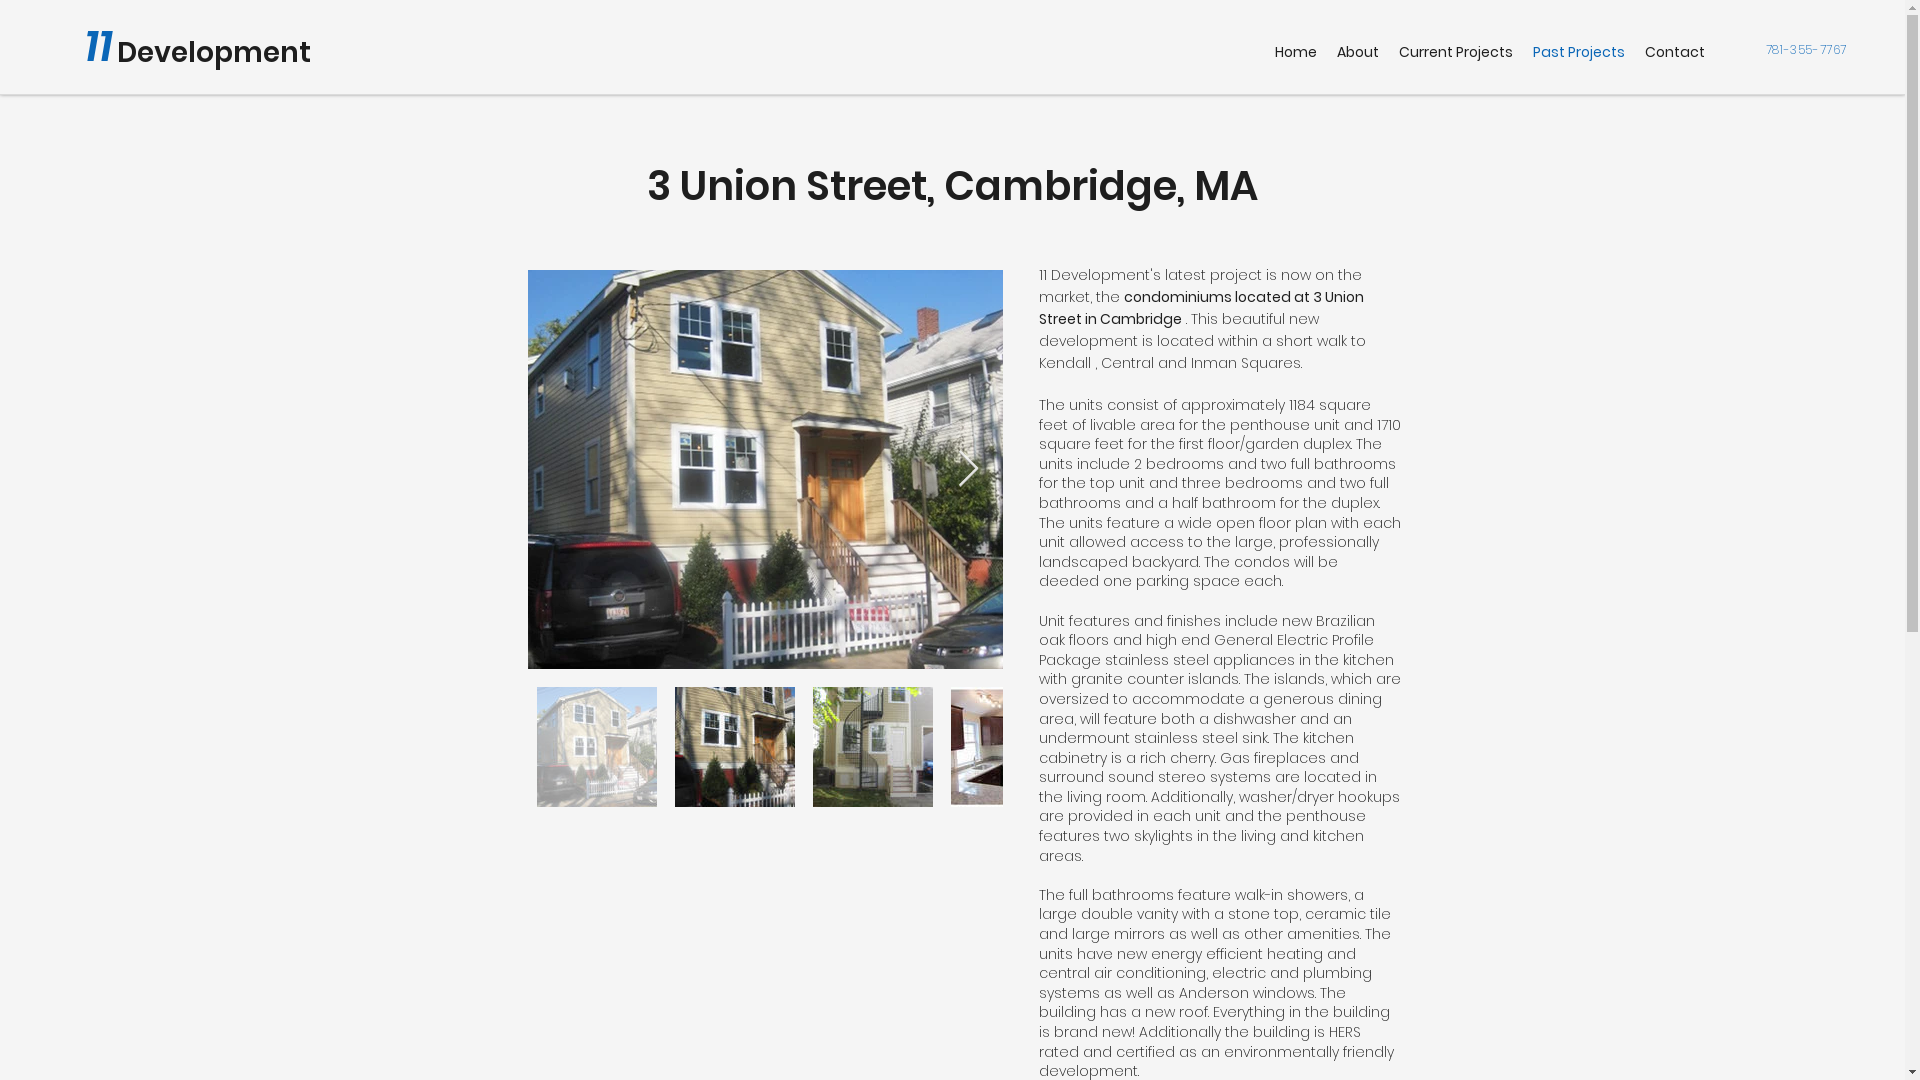 Image resolution: width=1920 pixels, height=1080 pixels. What do you see at coordinates (1578, 51) in the screenshot?
I see `'Past Projects'` at bounding box center [1578, 51].